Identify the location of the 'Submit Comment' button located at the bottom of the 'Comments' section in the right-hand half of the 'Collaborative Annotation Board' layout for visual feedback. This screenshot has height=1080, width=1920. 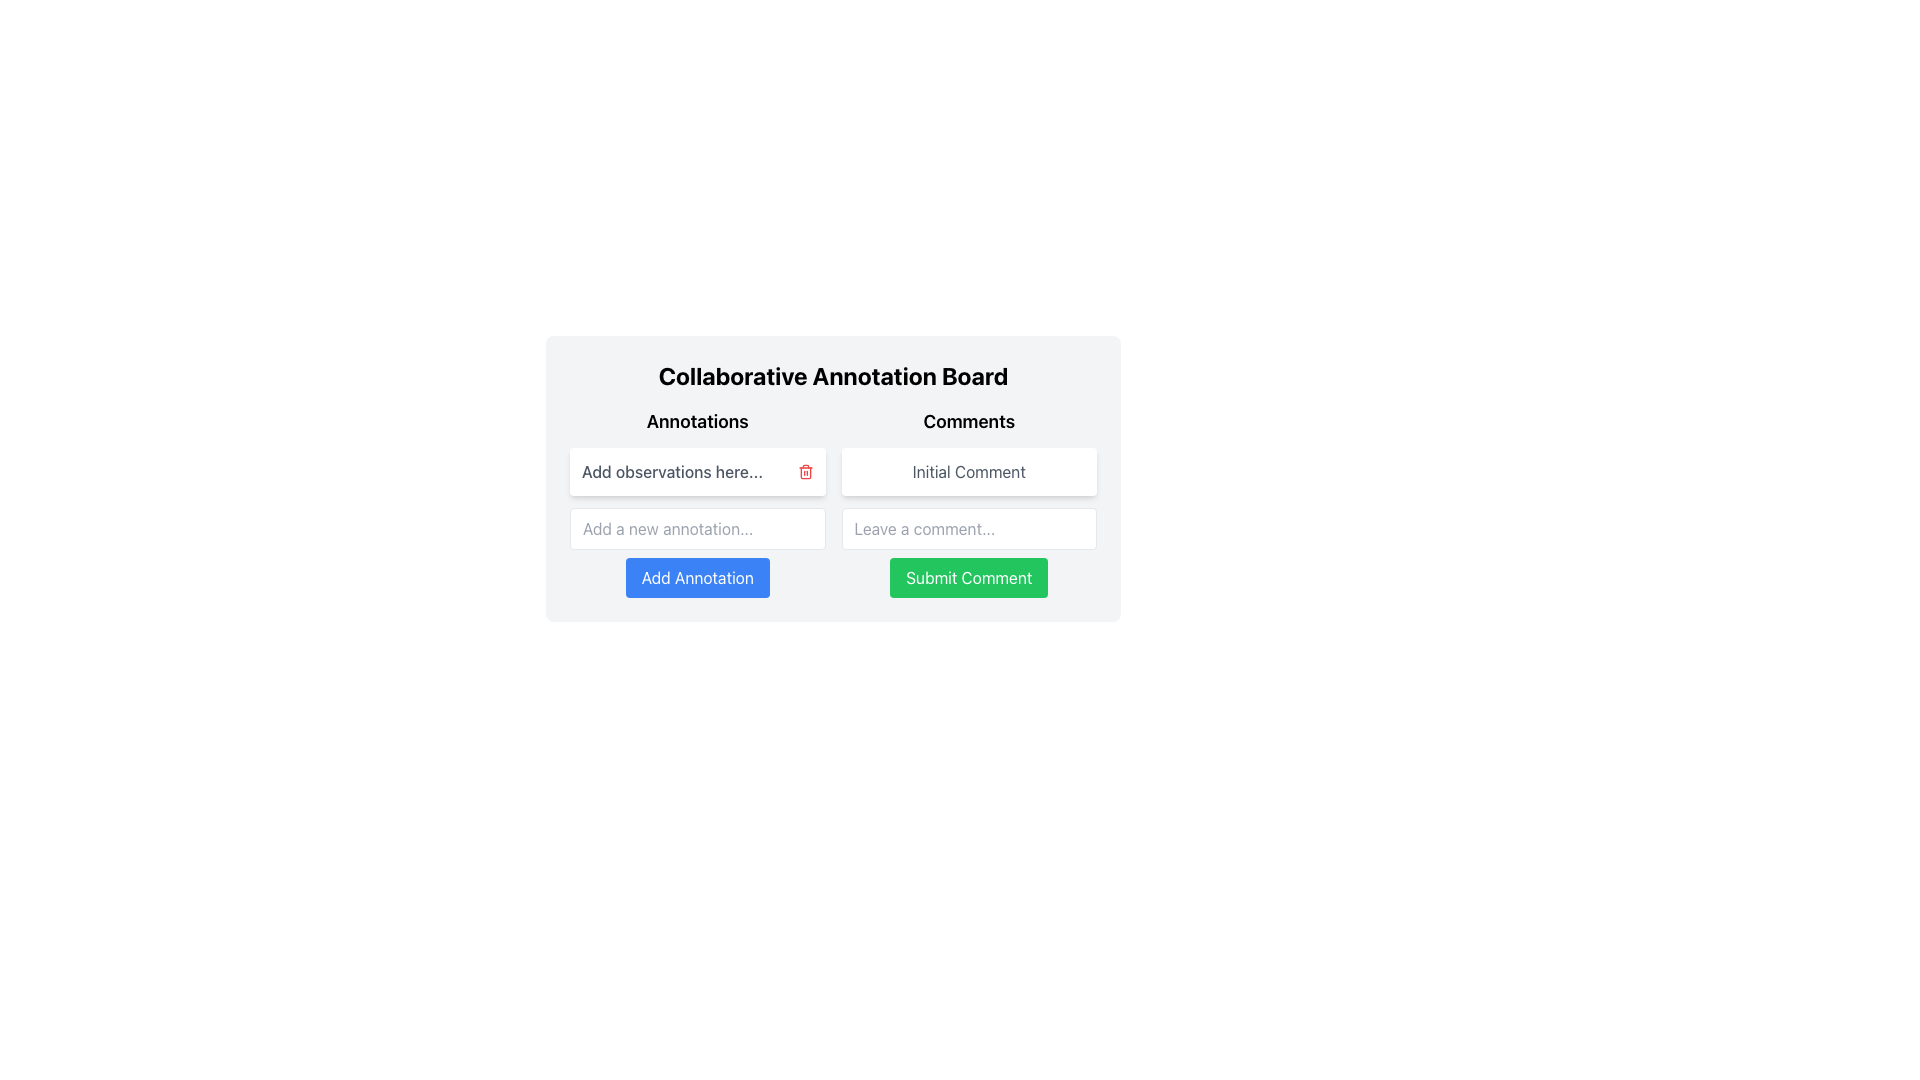
(969, 501).